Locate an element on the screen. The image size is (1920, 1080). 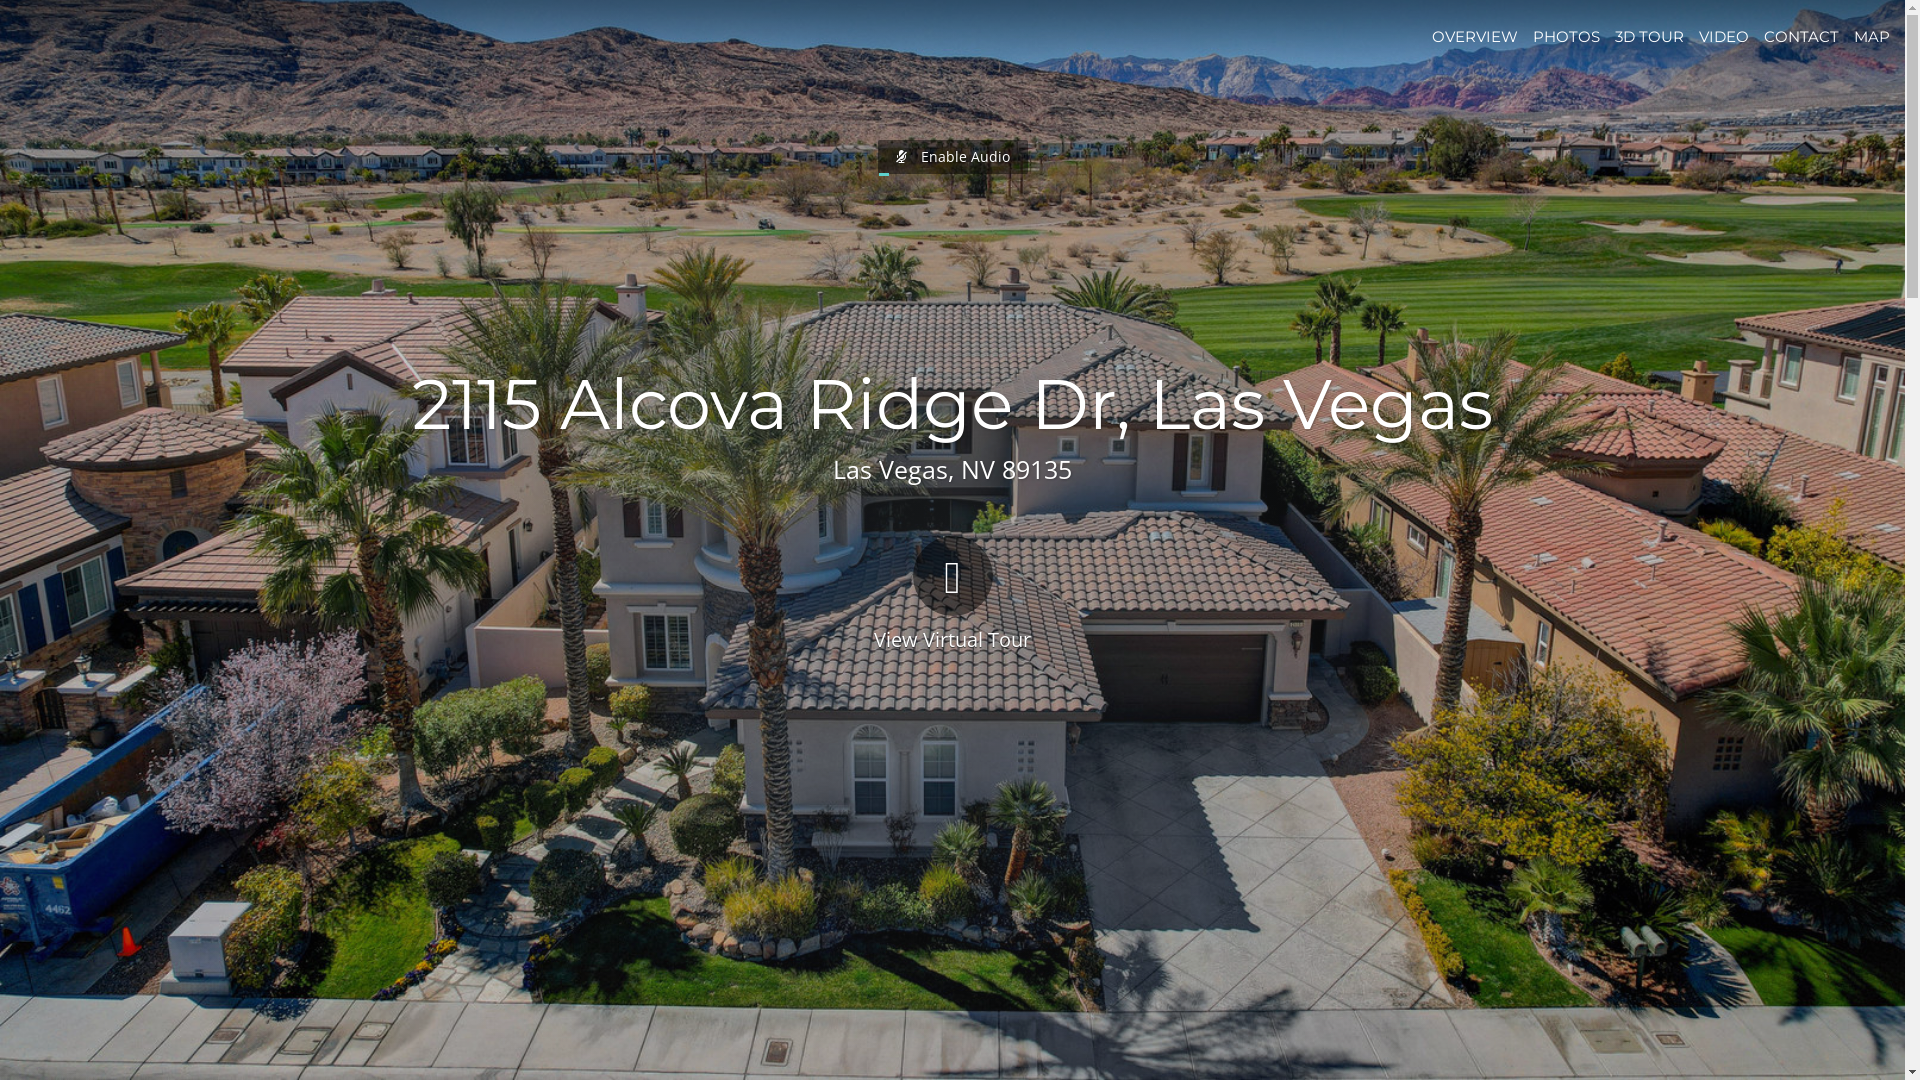
'CONTACT' is located at coordinates (1801, 36).